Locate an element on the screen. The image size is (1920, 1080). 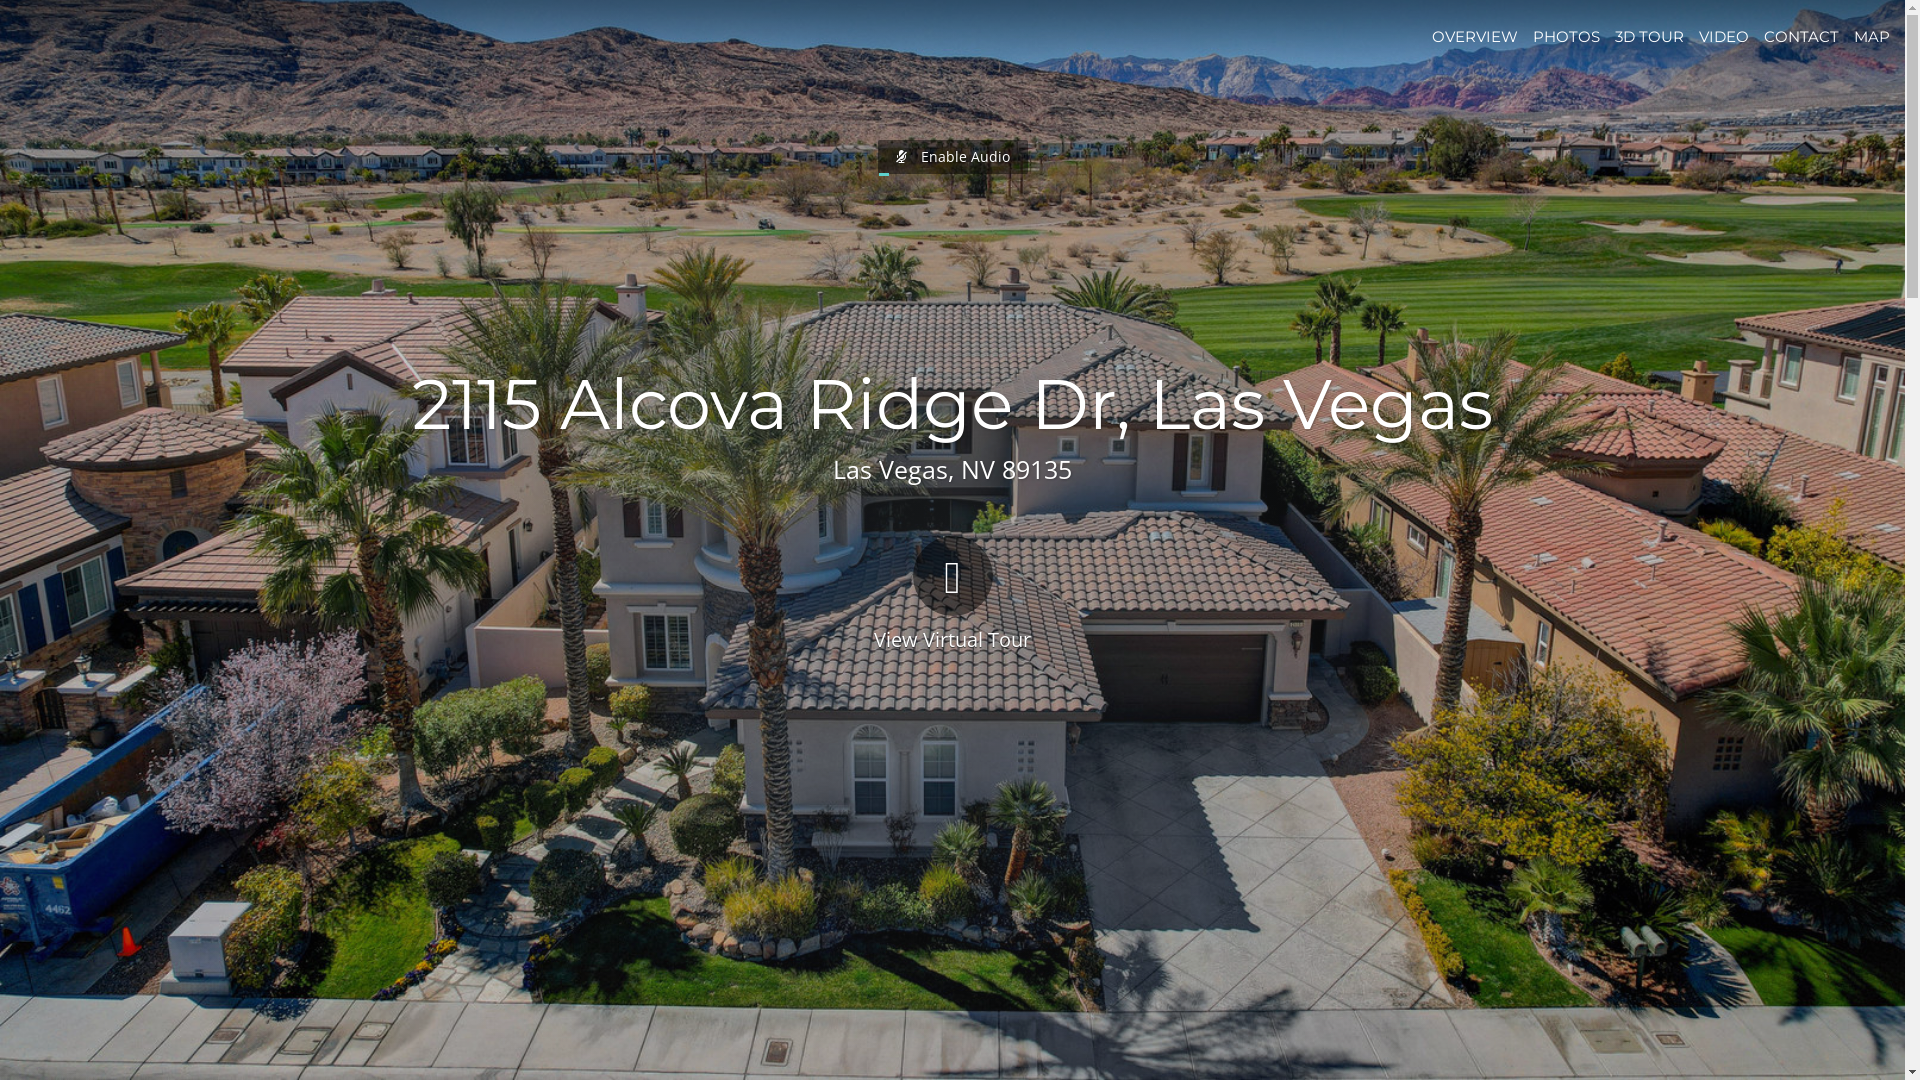
'CONTACT' is located at coordinates (1801, 36).